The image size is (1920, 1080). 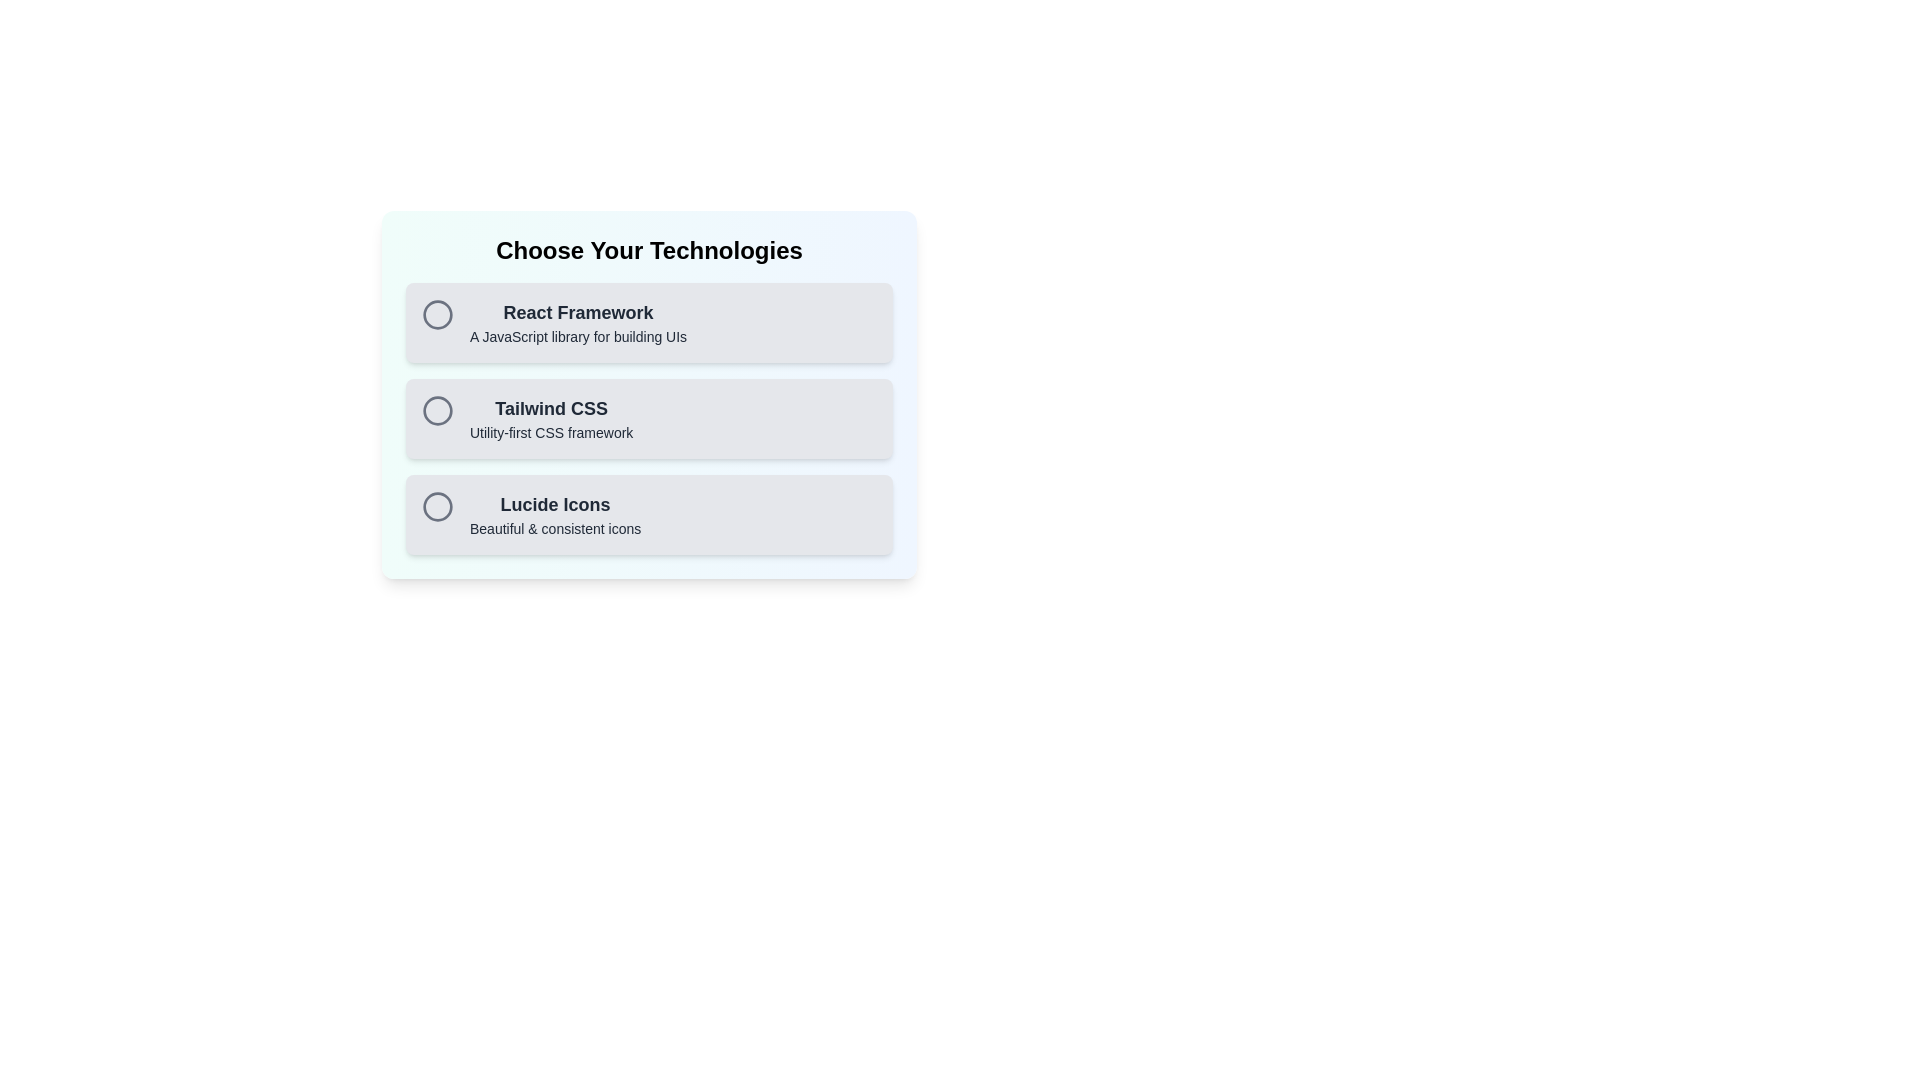 I want to click on the chip labeled Tailwind CSS to observe visual feedback, so click(x=649, y=418).